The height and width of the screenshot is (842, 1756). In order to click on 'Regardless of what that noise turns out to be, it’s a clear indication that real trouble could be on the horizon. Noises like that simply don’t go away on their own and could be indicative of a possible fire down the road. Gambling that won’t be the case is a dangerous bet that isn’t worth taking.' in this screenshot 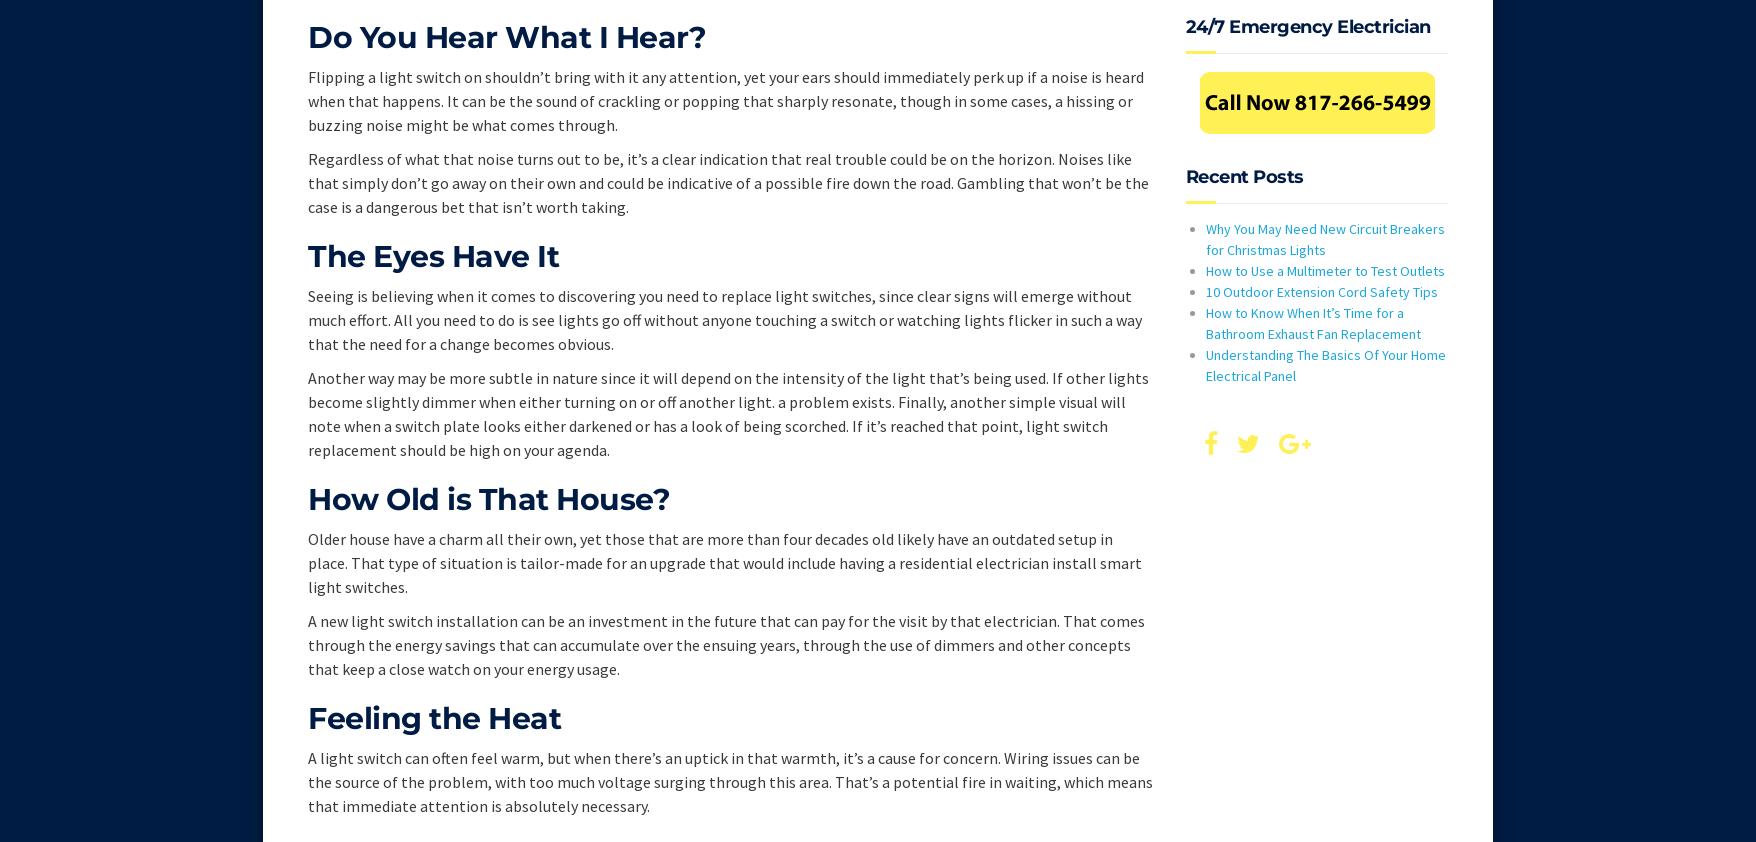, I will do `click(728, 181)`.